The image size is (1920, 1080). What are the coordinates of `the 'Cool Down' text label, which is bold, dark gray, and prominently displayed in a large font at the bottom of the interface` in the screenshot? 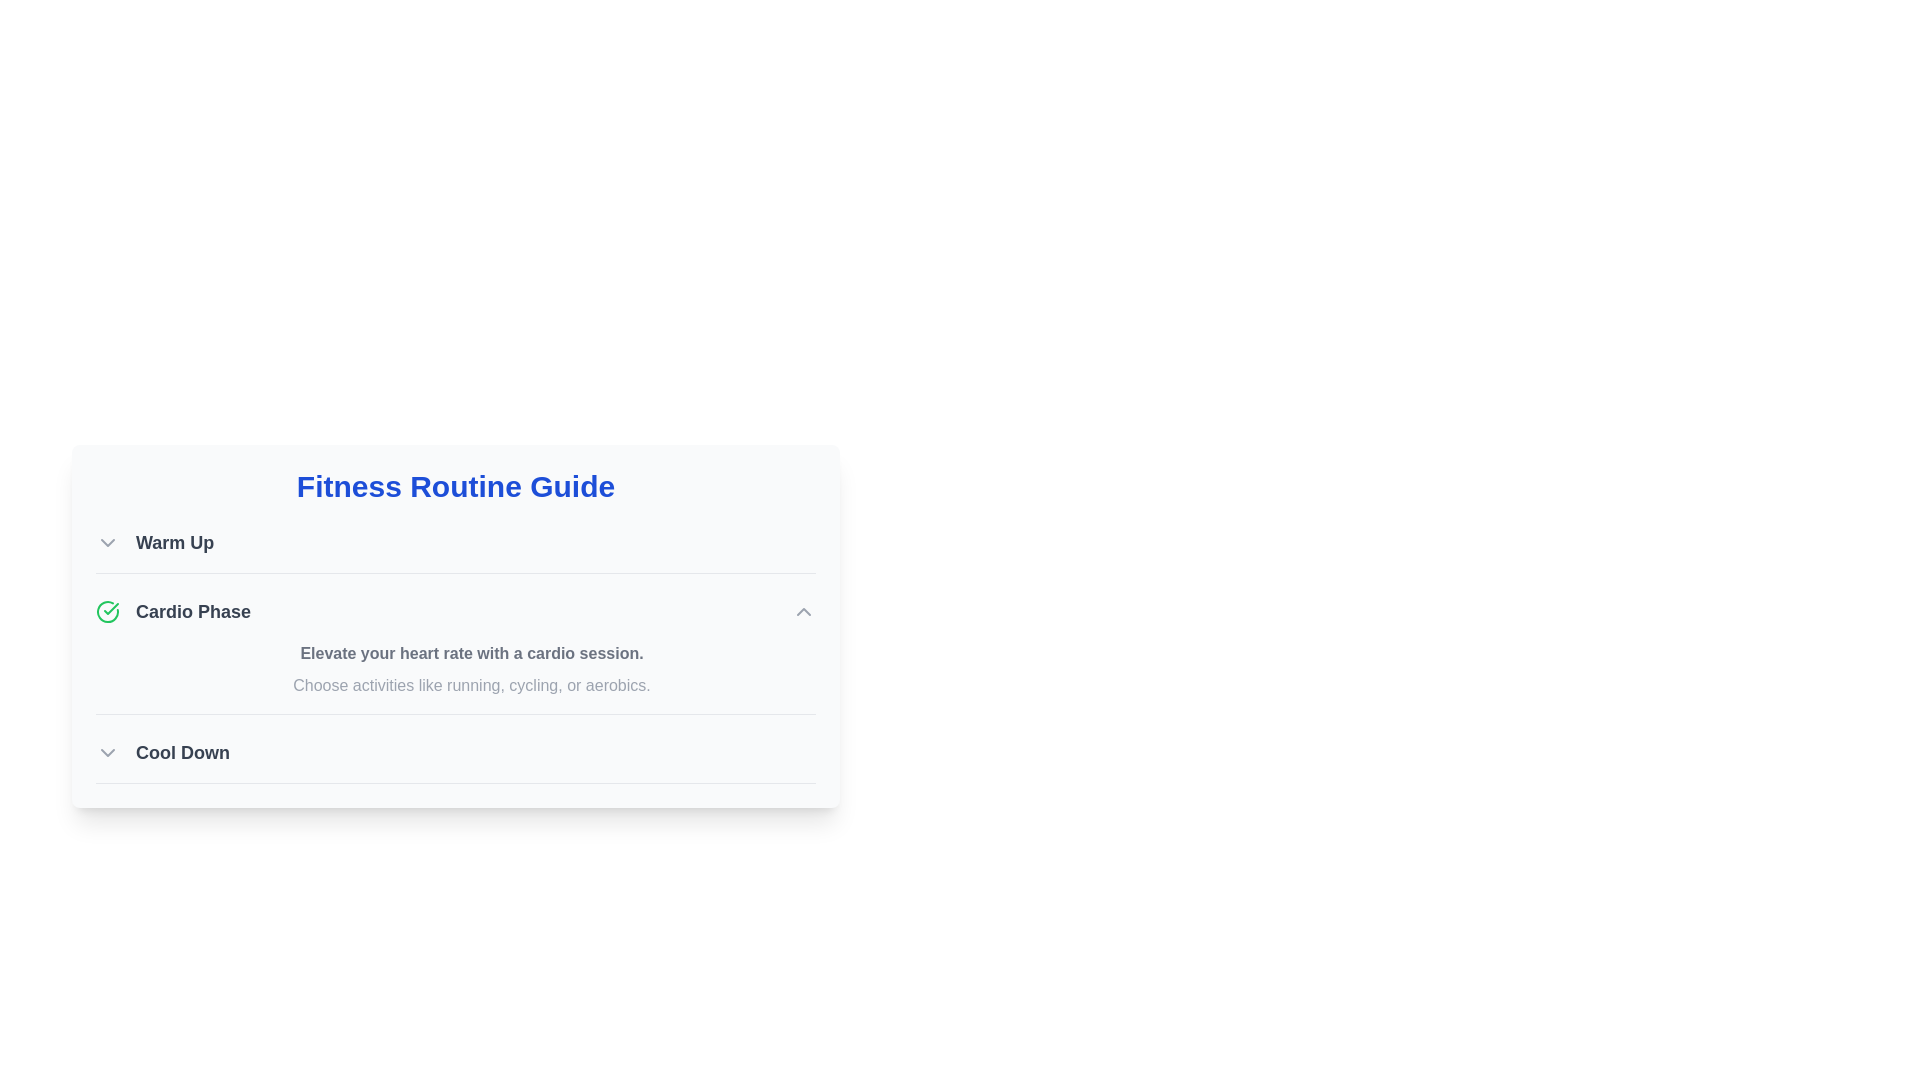 It's located at (182, 752).